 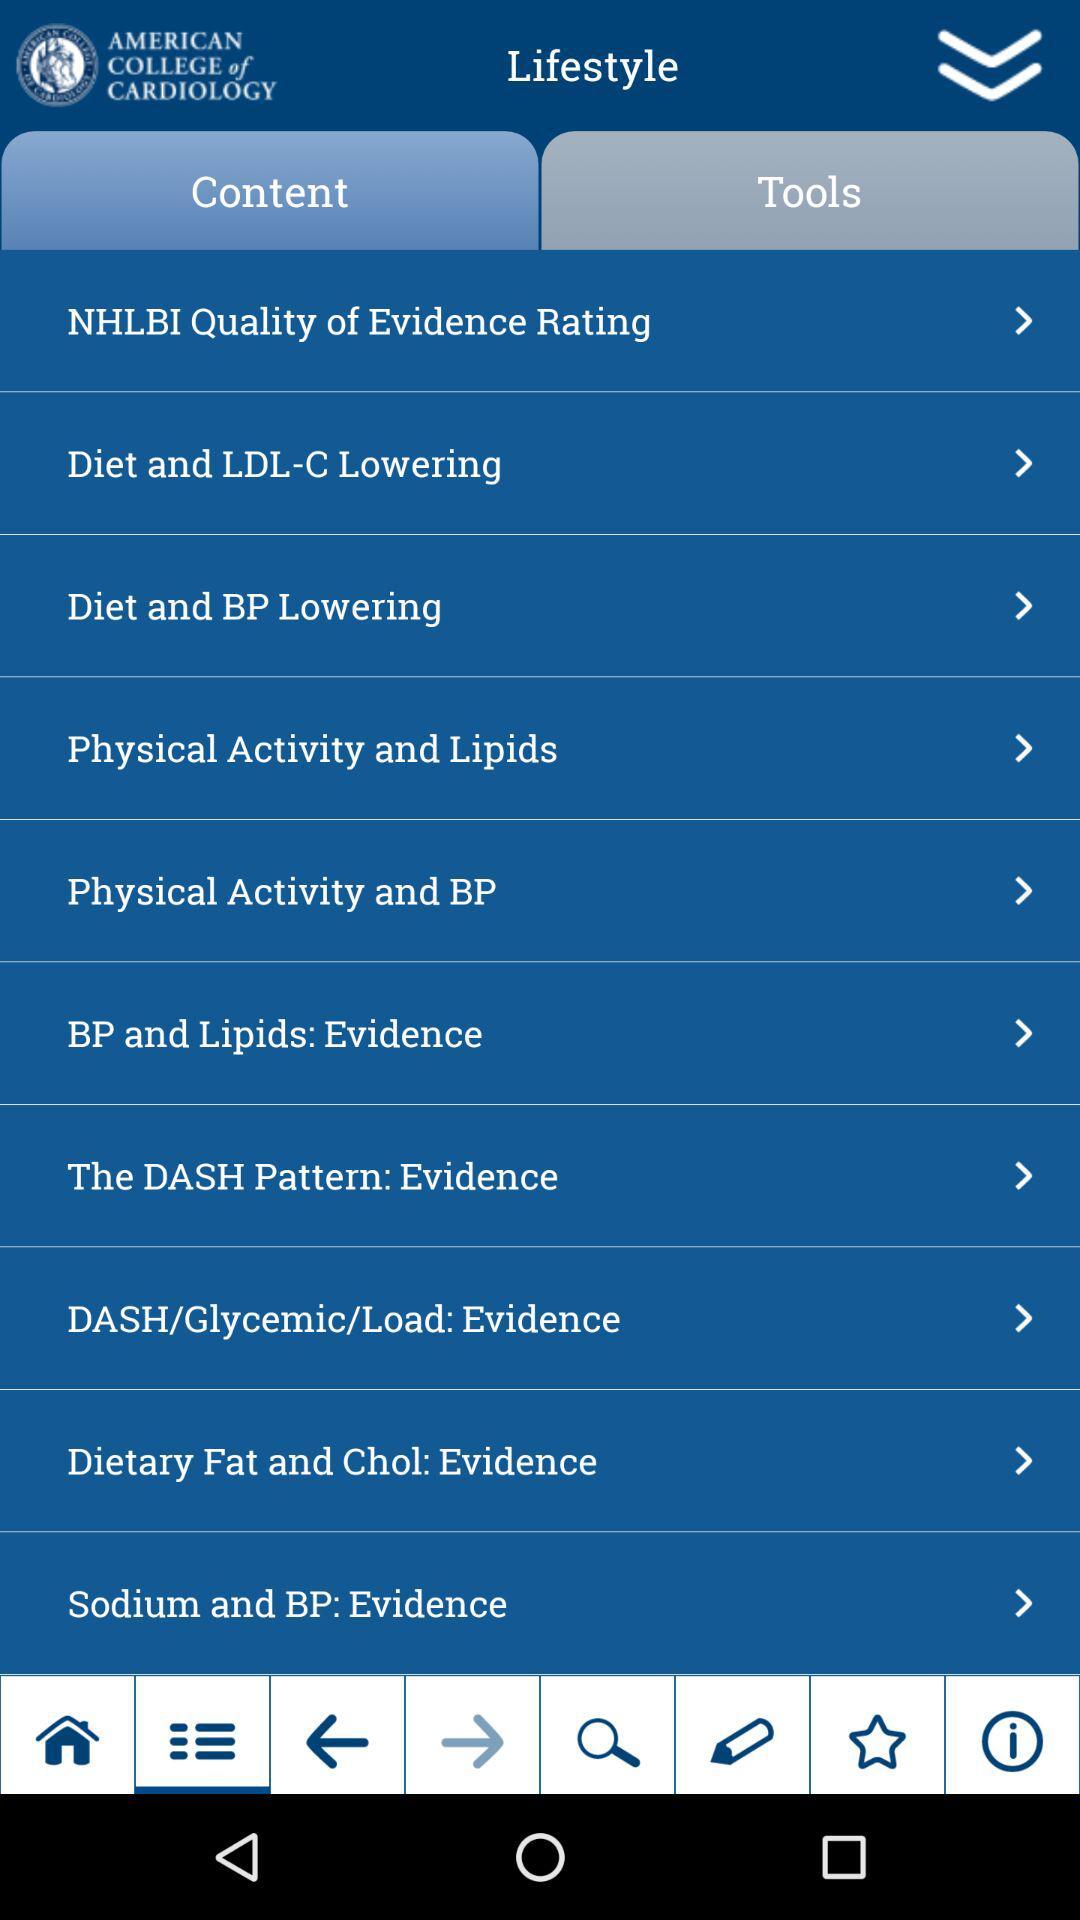 What do you see at coordinates (810, 190) in the screenshot?
I see `the app above the nhlbi quality of item` at bounding box center [810, 190].